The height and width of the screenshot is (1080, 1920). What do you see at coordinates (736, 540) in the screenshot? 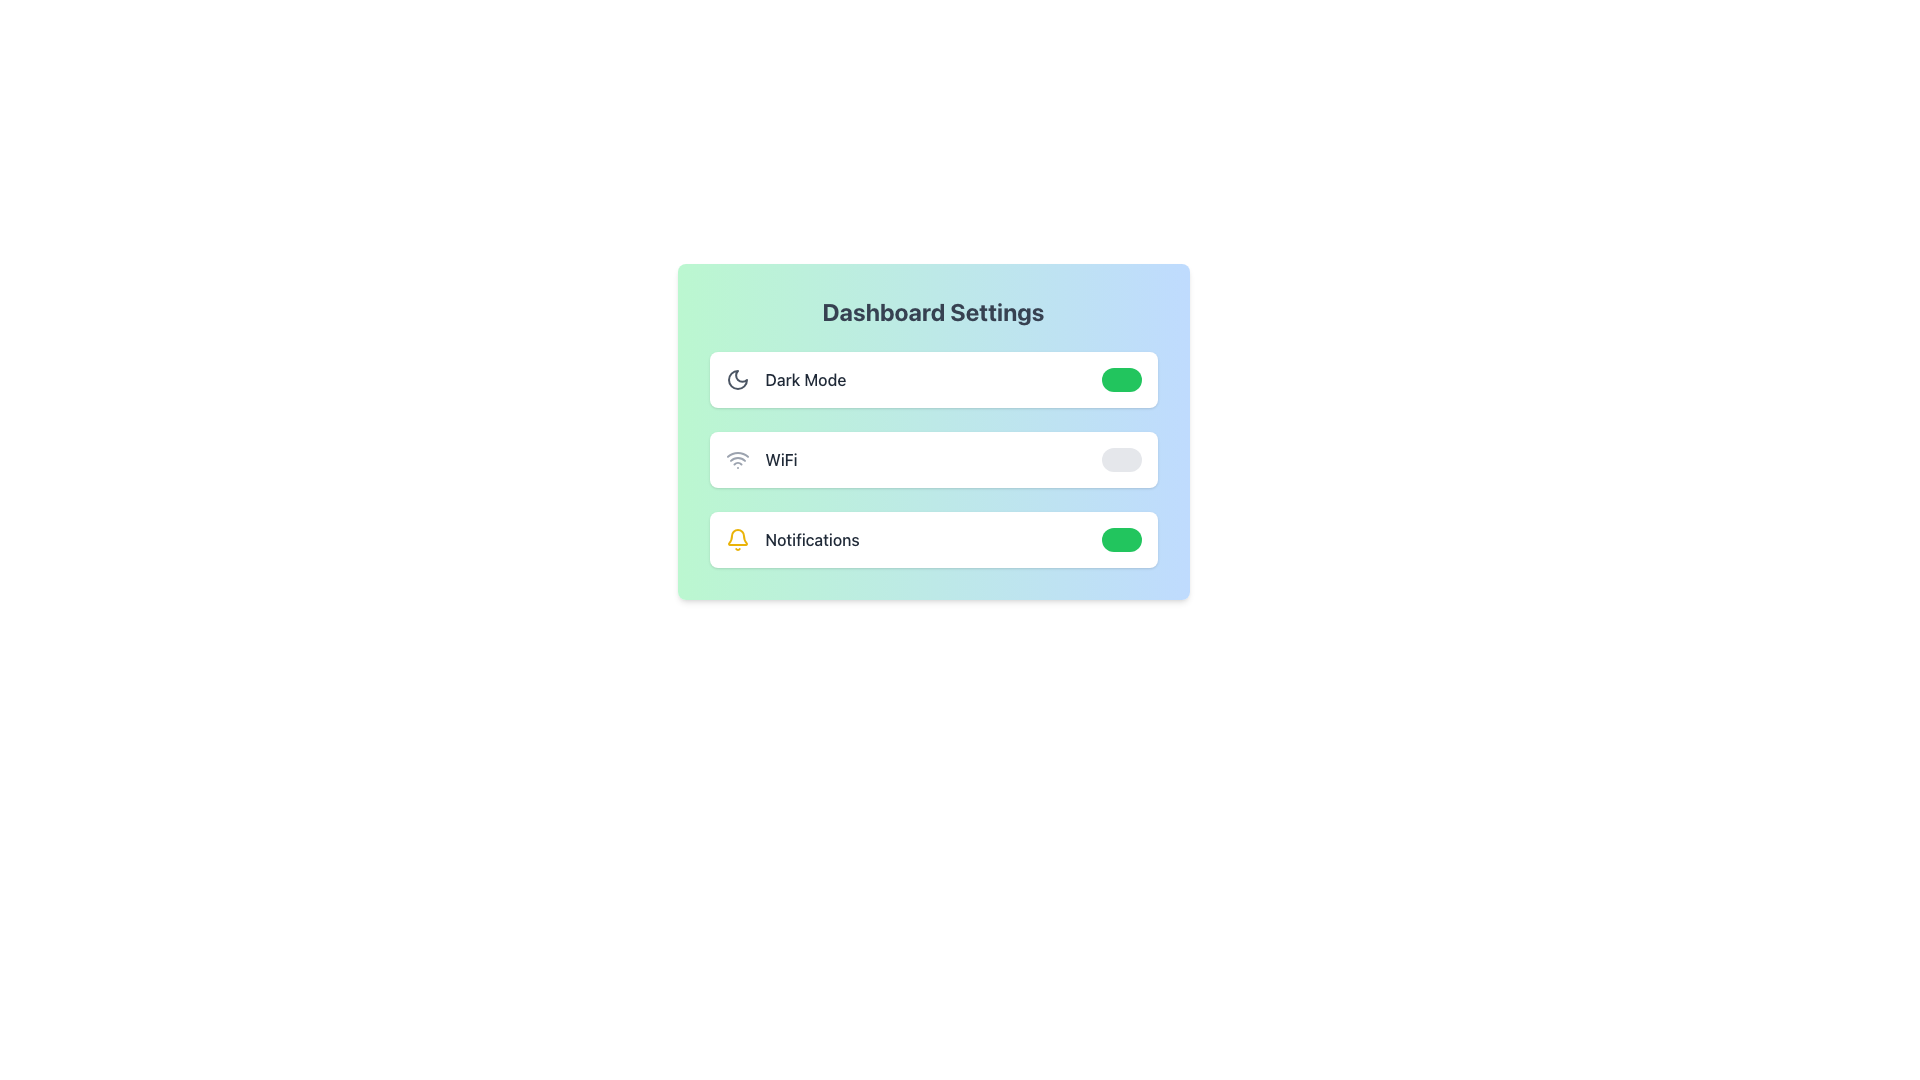
I see `the yellow bell icon located to the left of the 'Notifications' text in the settings menu` at bounding box center [736, 540].